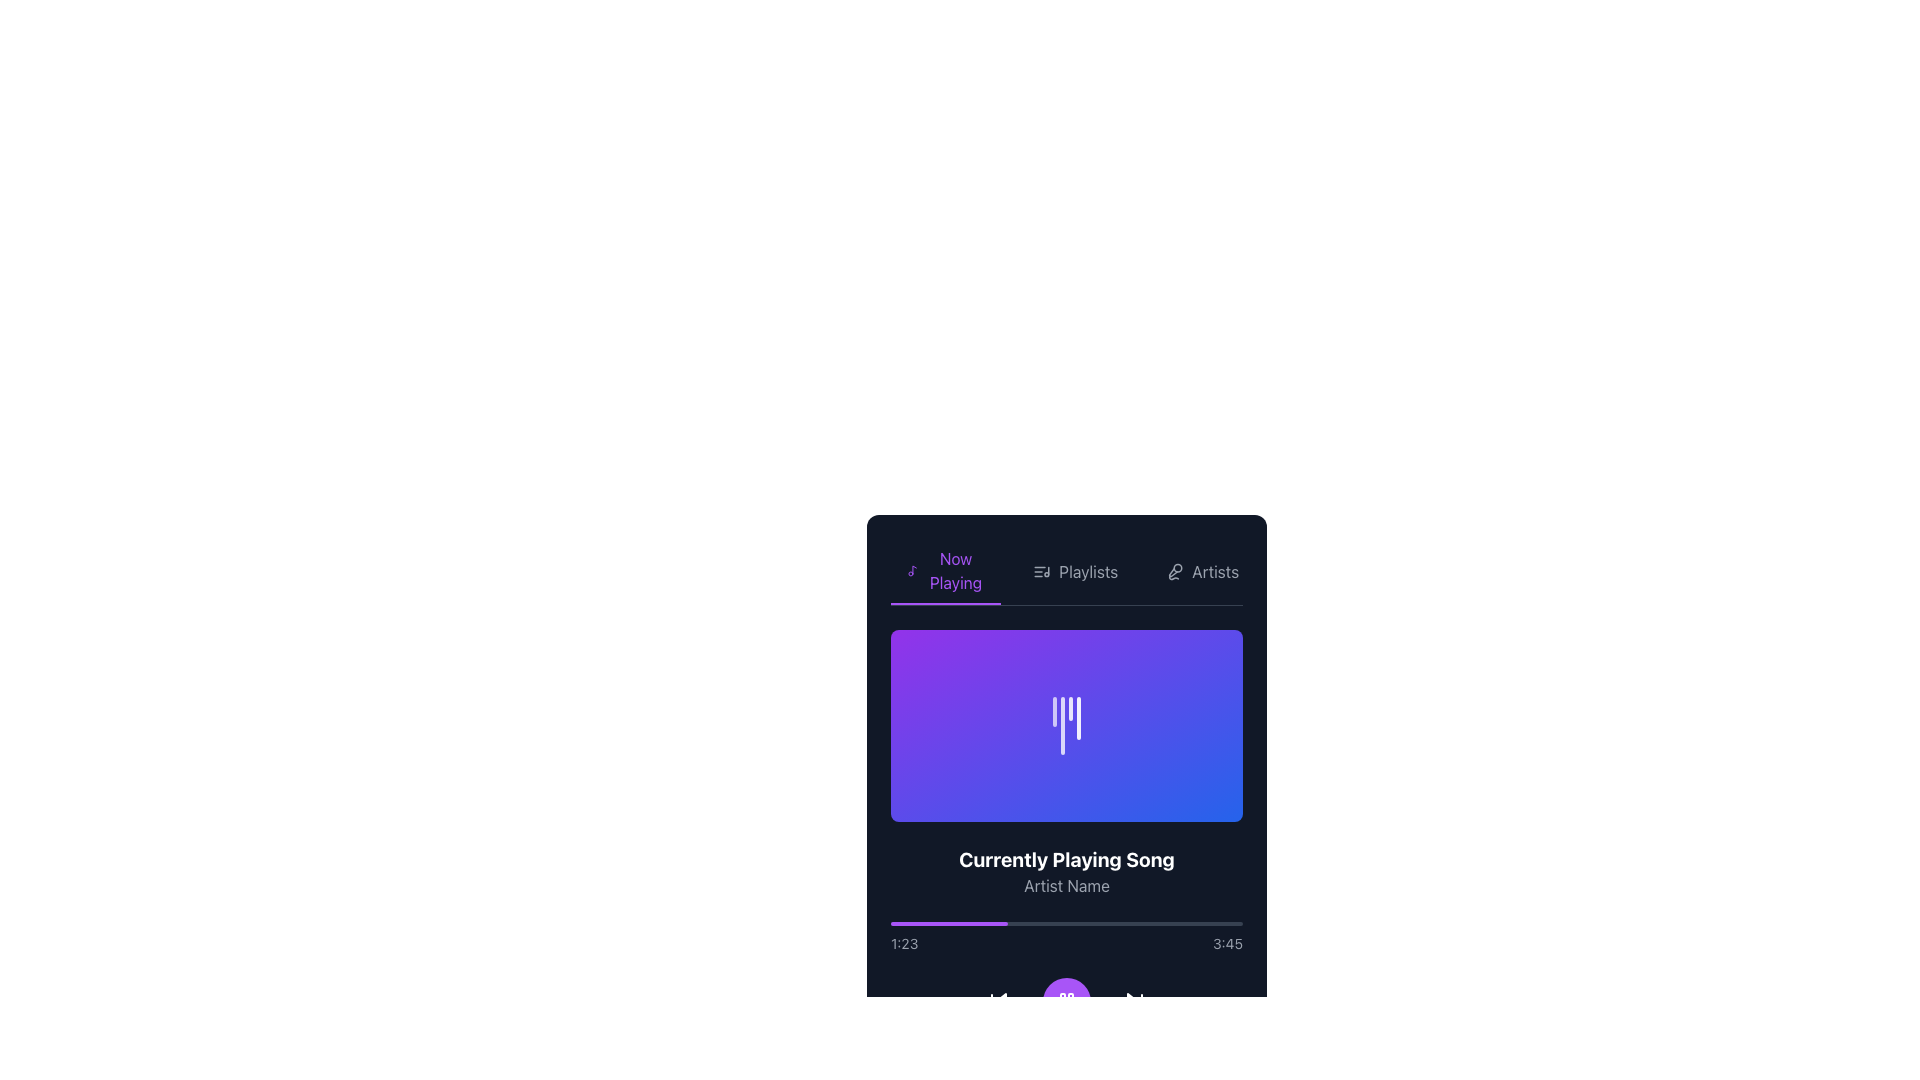 This screenshot has height=1080, width=1920. I want to click on the skip backward button, which is an icon button with a minimal design and stroke outline, located to the left of the play button in the playback controls, so click(998, 1002).